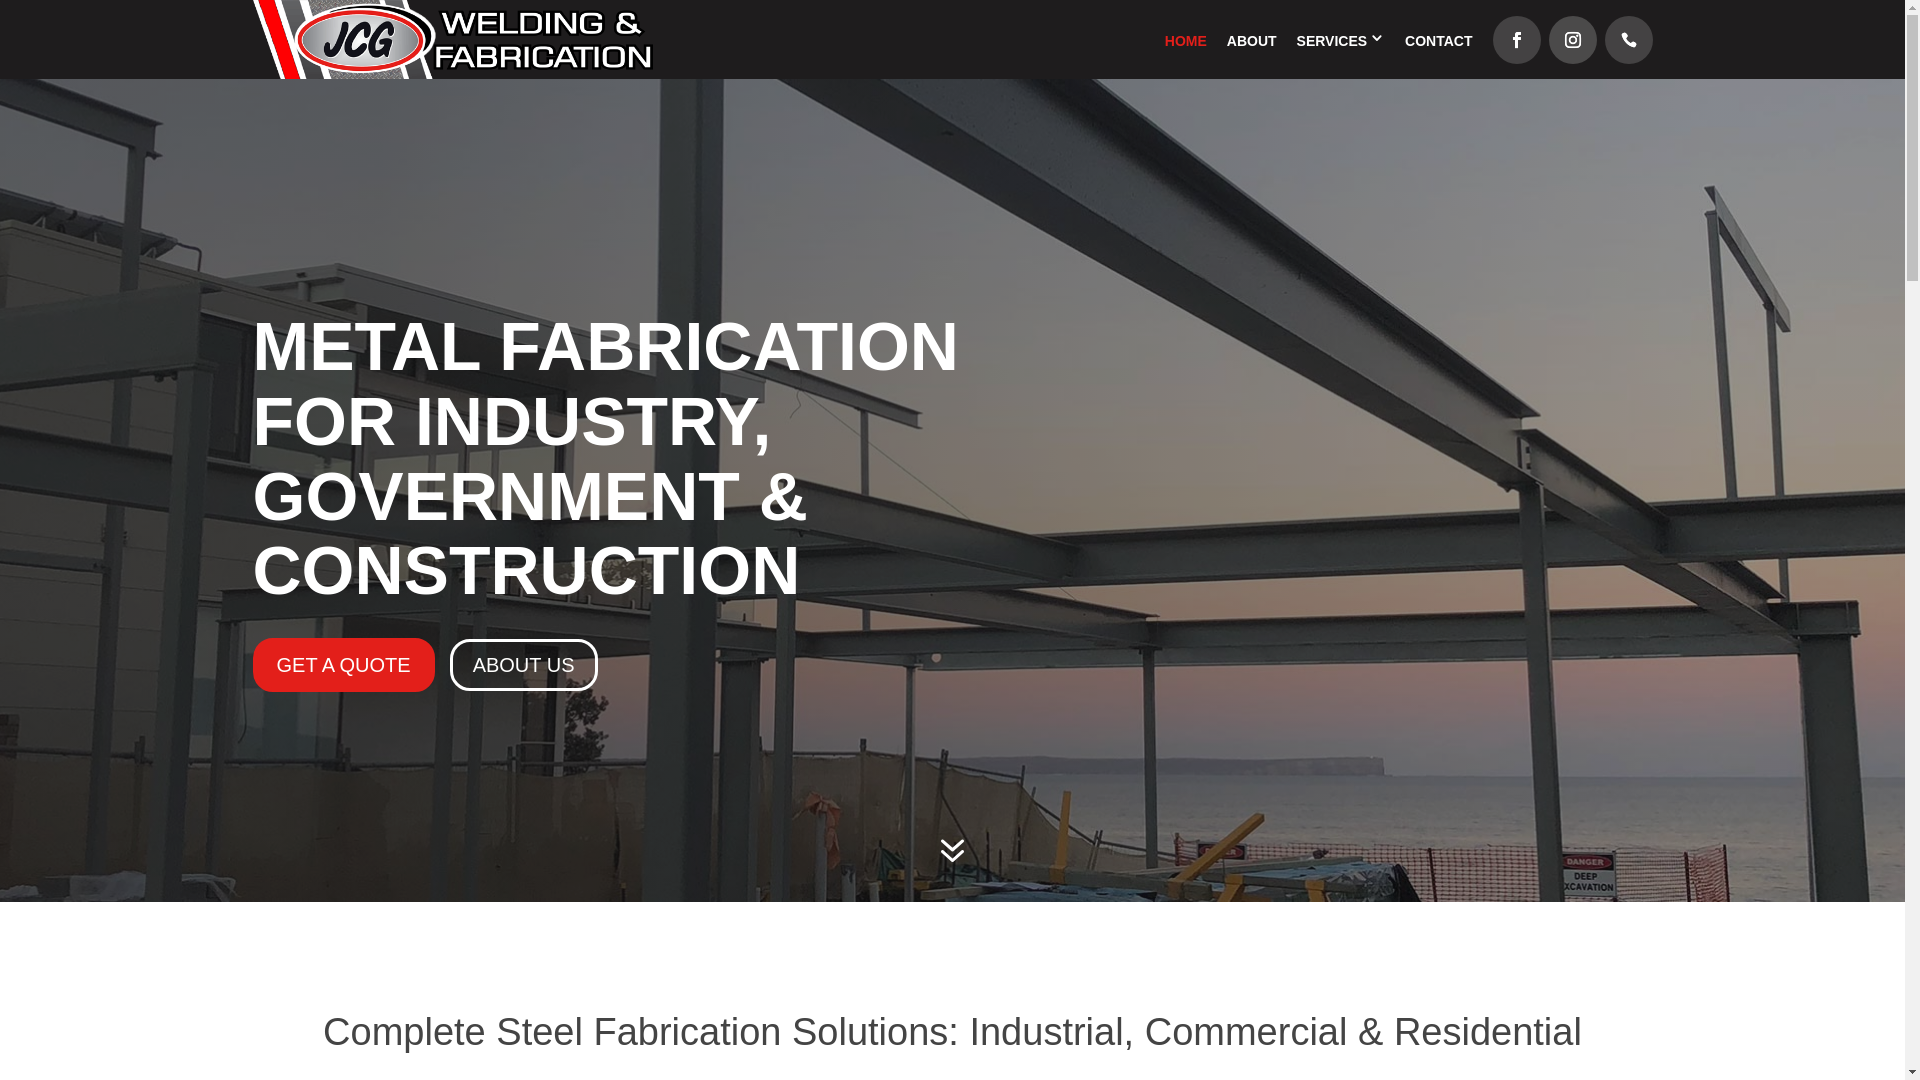  I want to click on 'HOME', so click(1185, 41).